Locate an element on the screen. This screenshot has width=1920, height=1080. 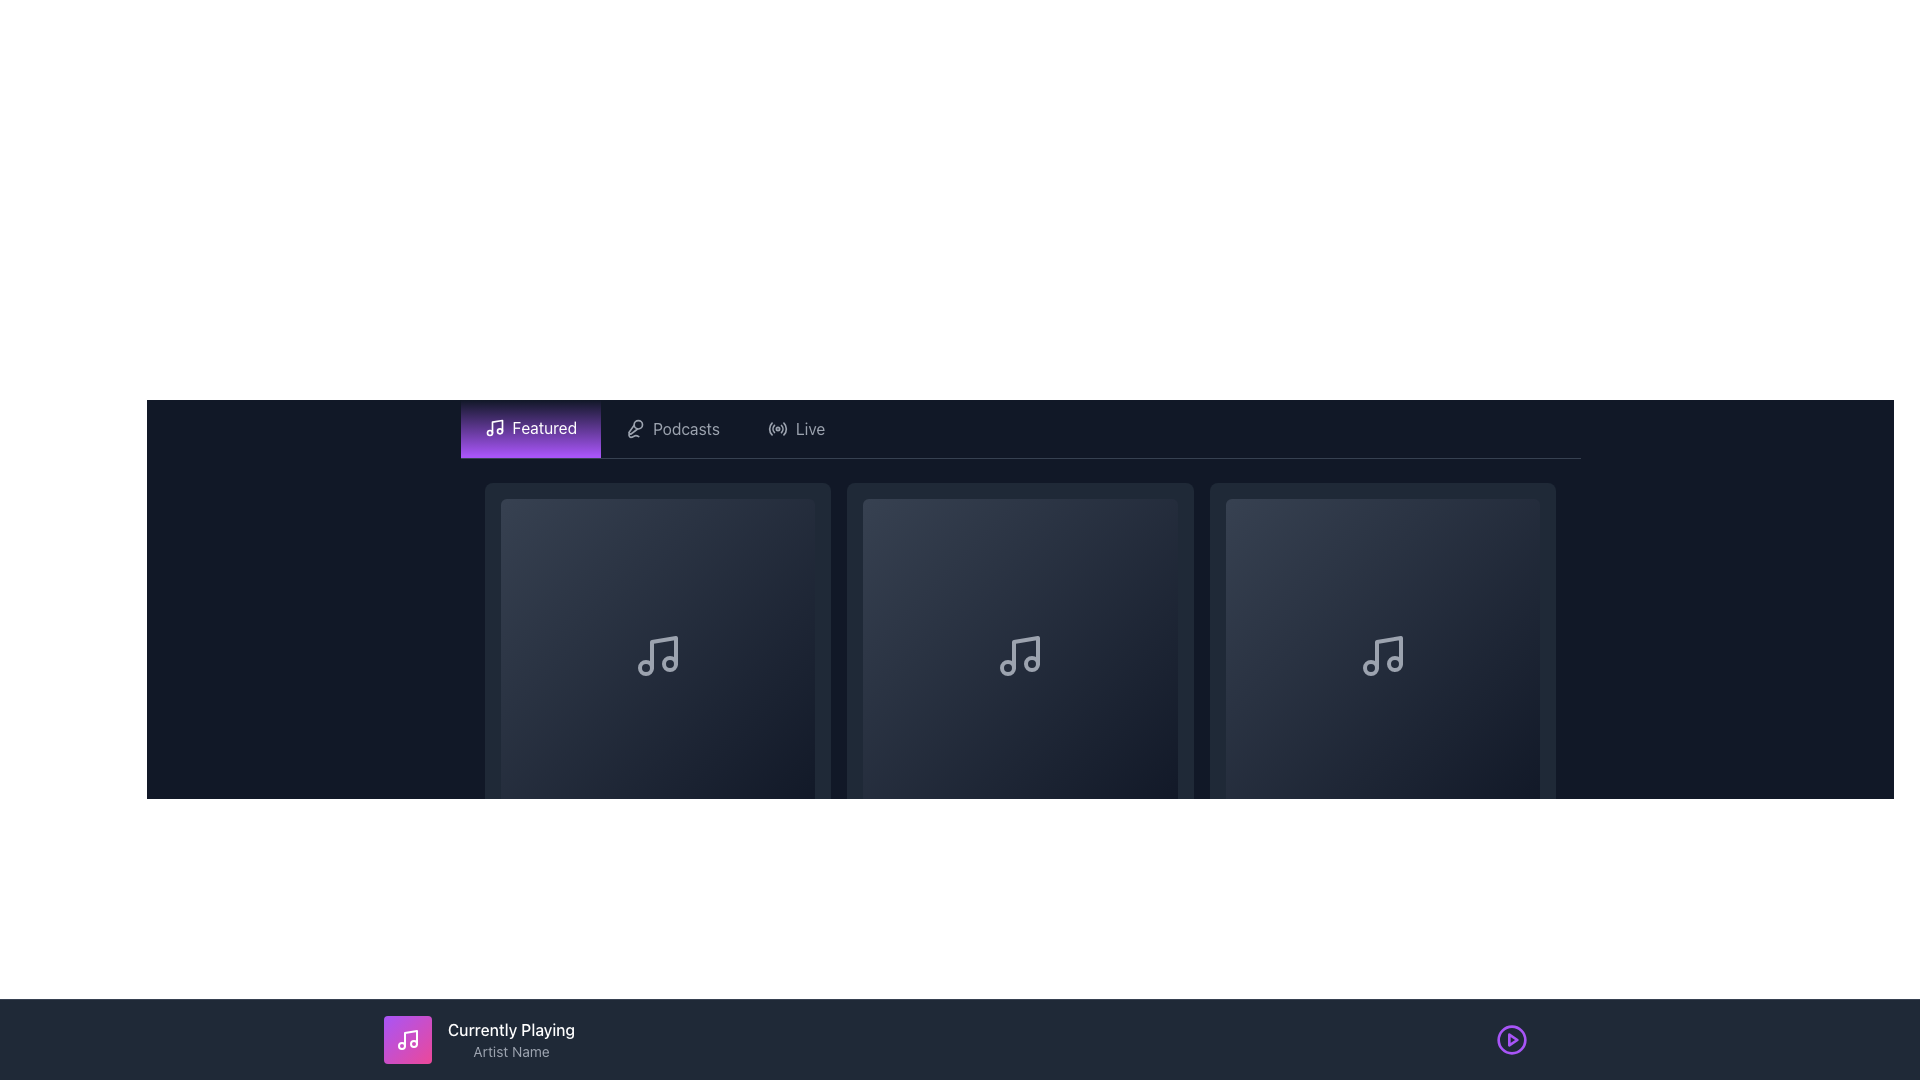
the 'Live' button, which is the third clickable option in the horizontal navigation bar is located at coordinates (795, 427).